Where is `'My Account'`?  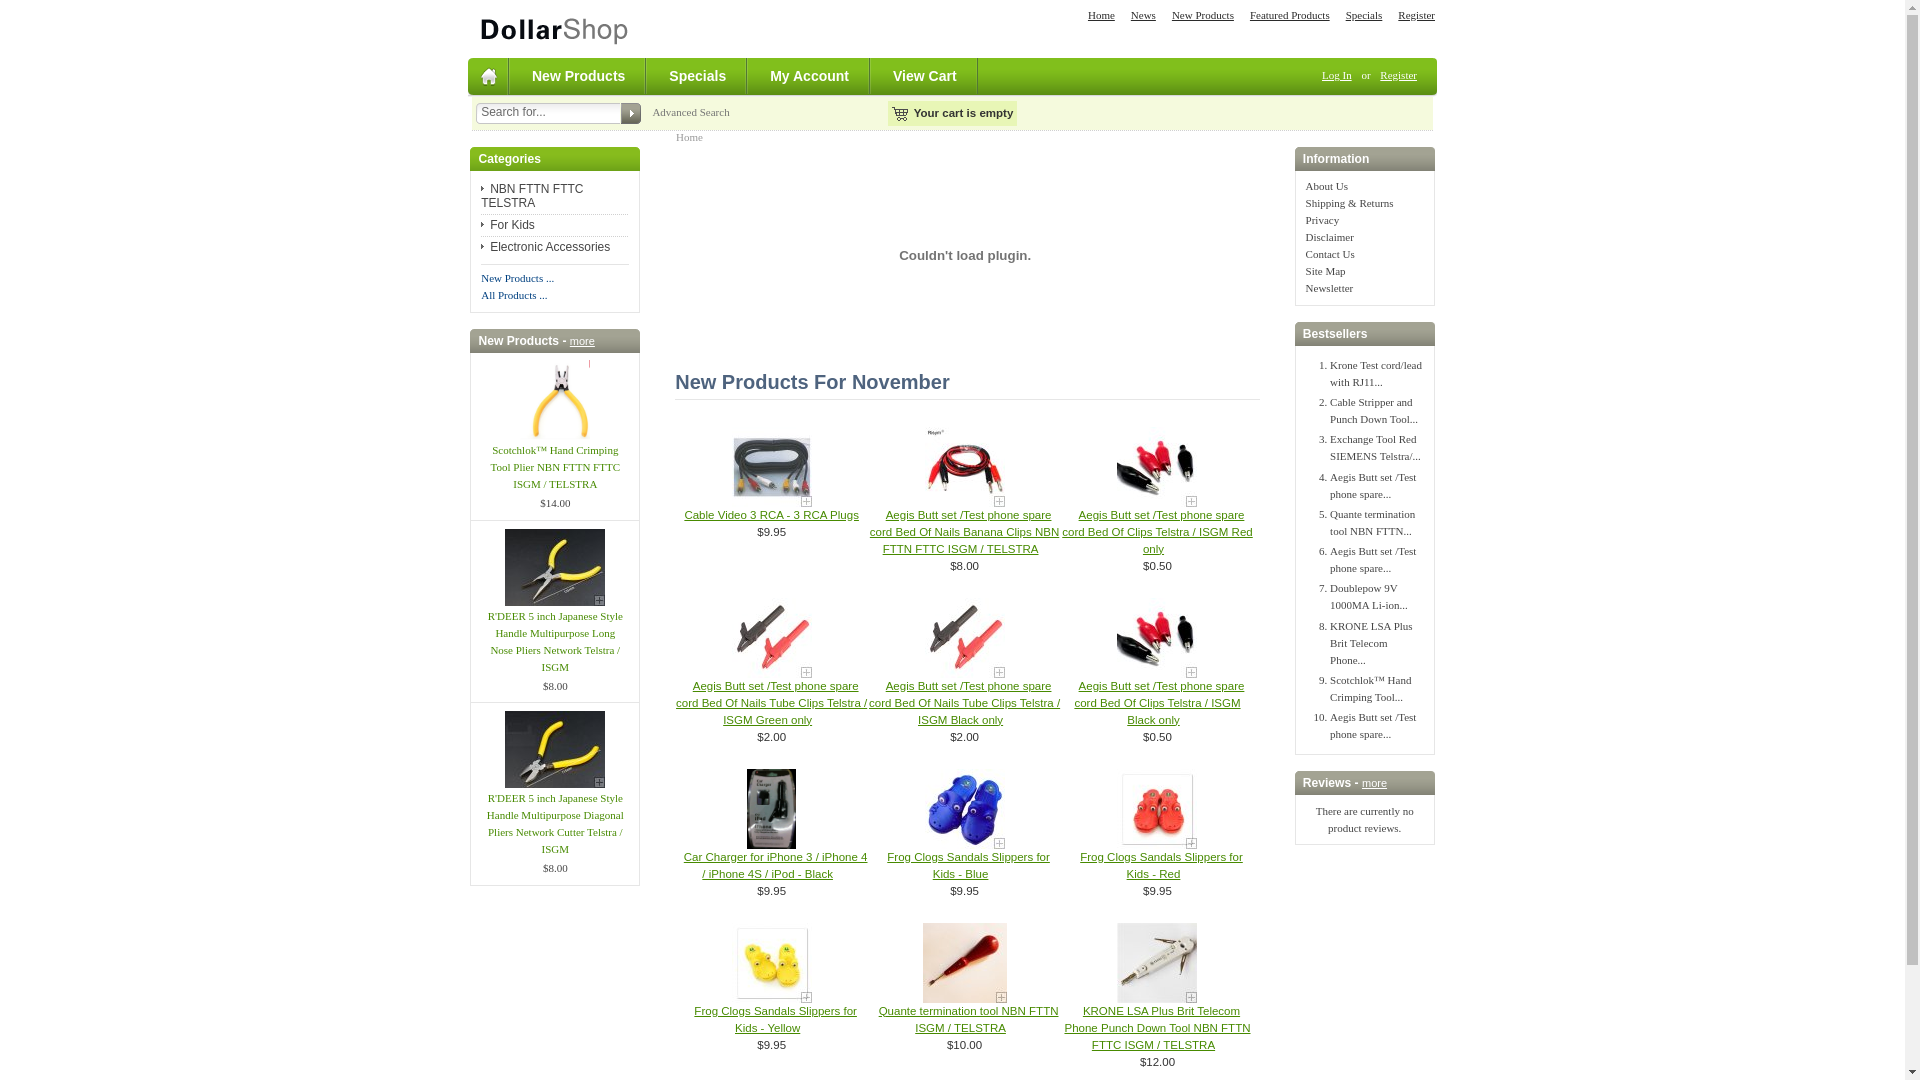
'My Account' is located at coordinates (810, 75).